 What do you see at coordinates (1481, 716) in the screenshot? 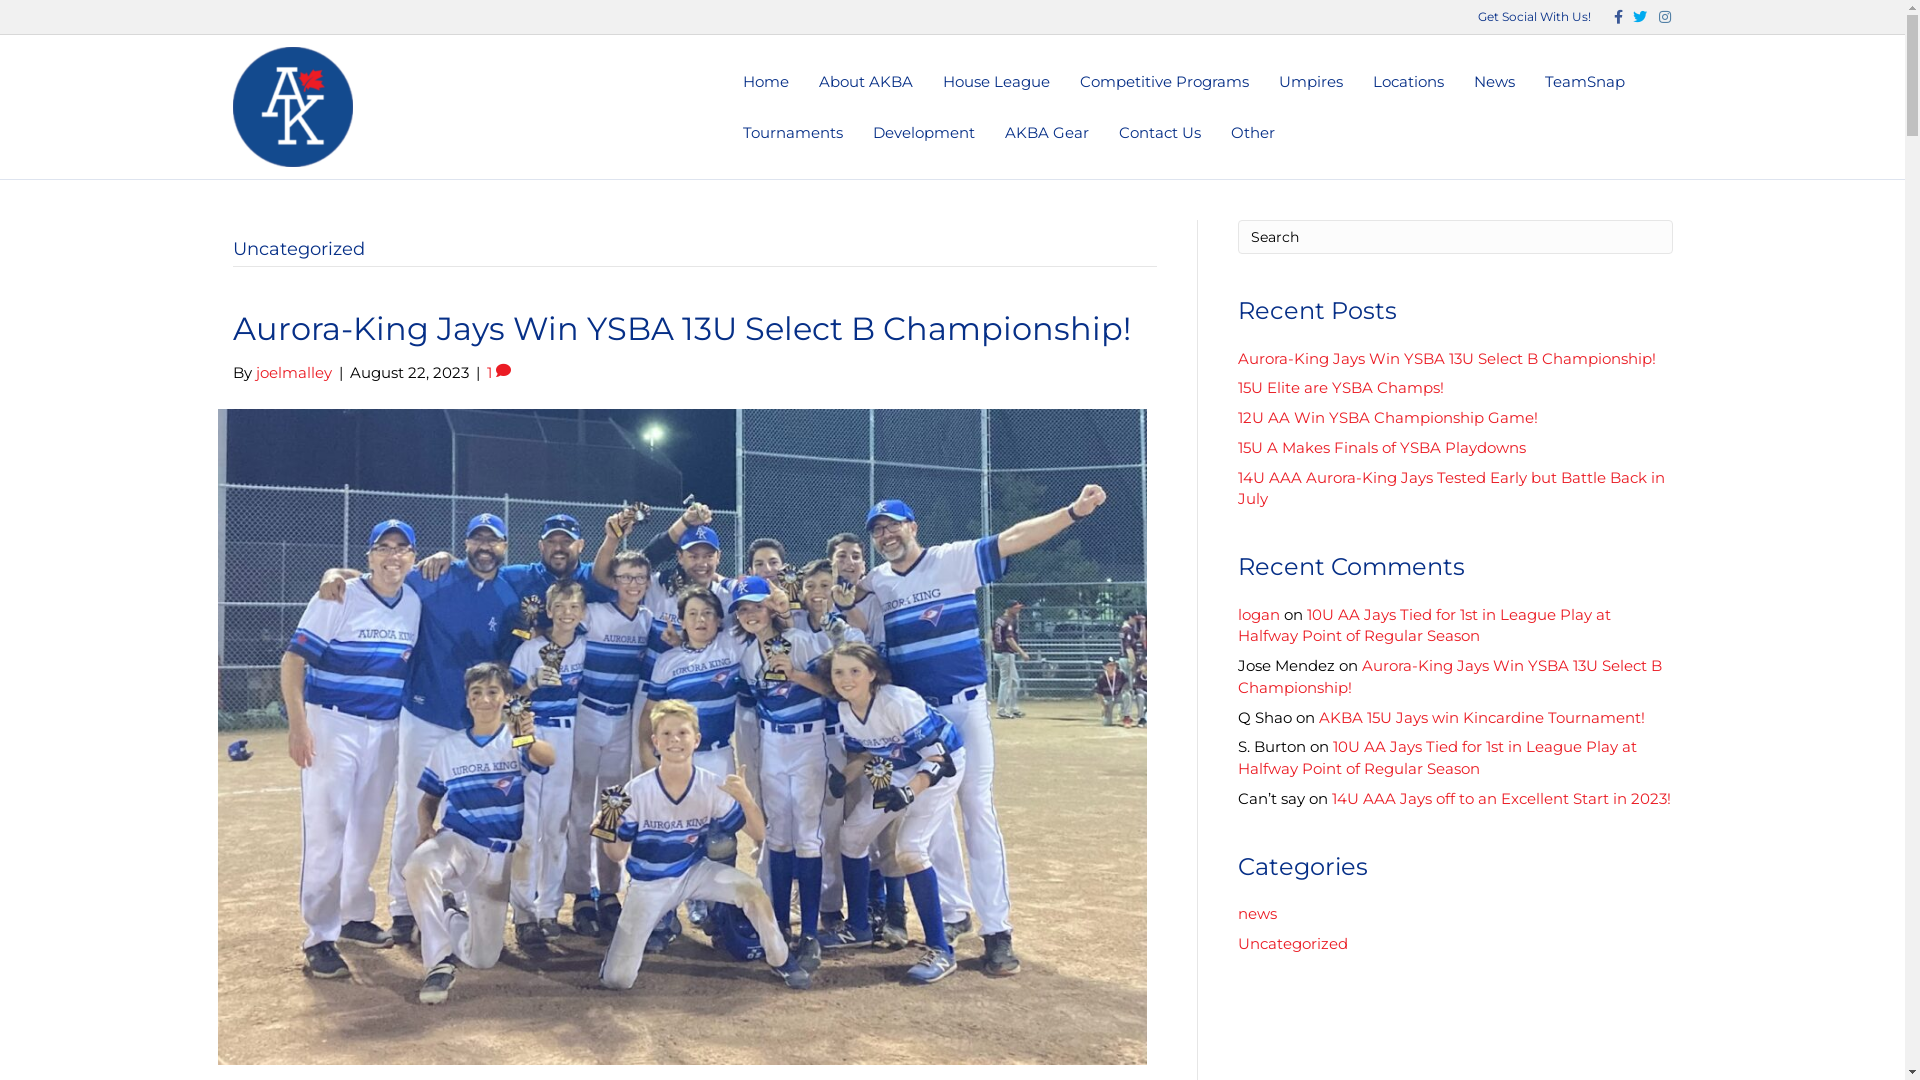
I see `'AKBA 15U Jays win Kincardine Tournament!'` at bounding box center [1481, 716].